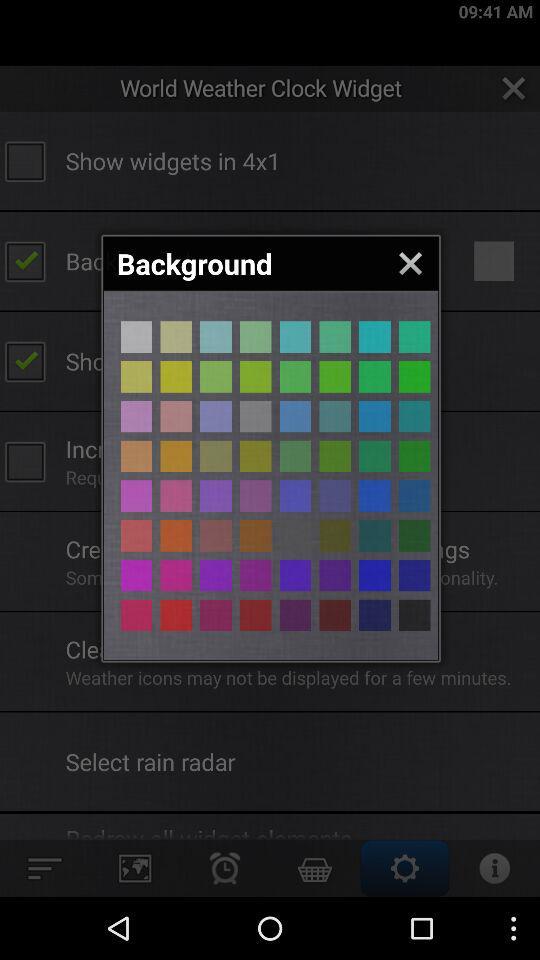 The image size is (540, 960). What do you see at coordinates (413, 456) in the screenshot?
I see `change background color` at bounding box center [413, 456].